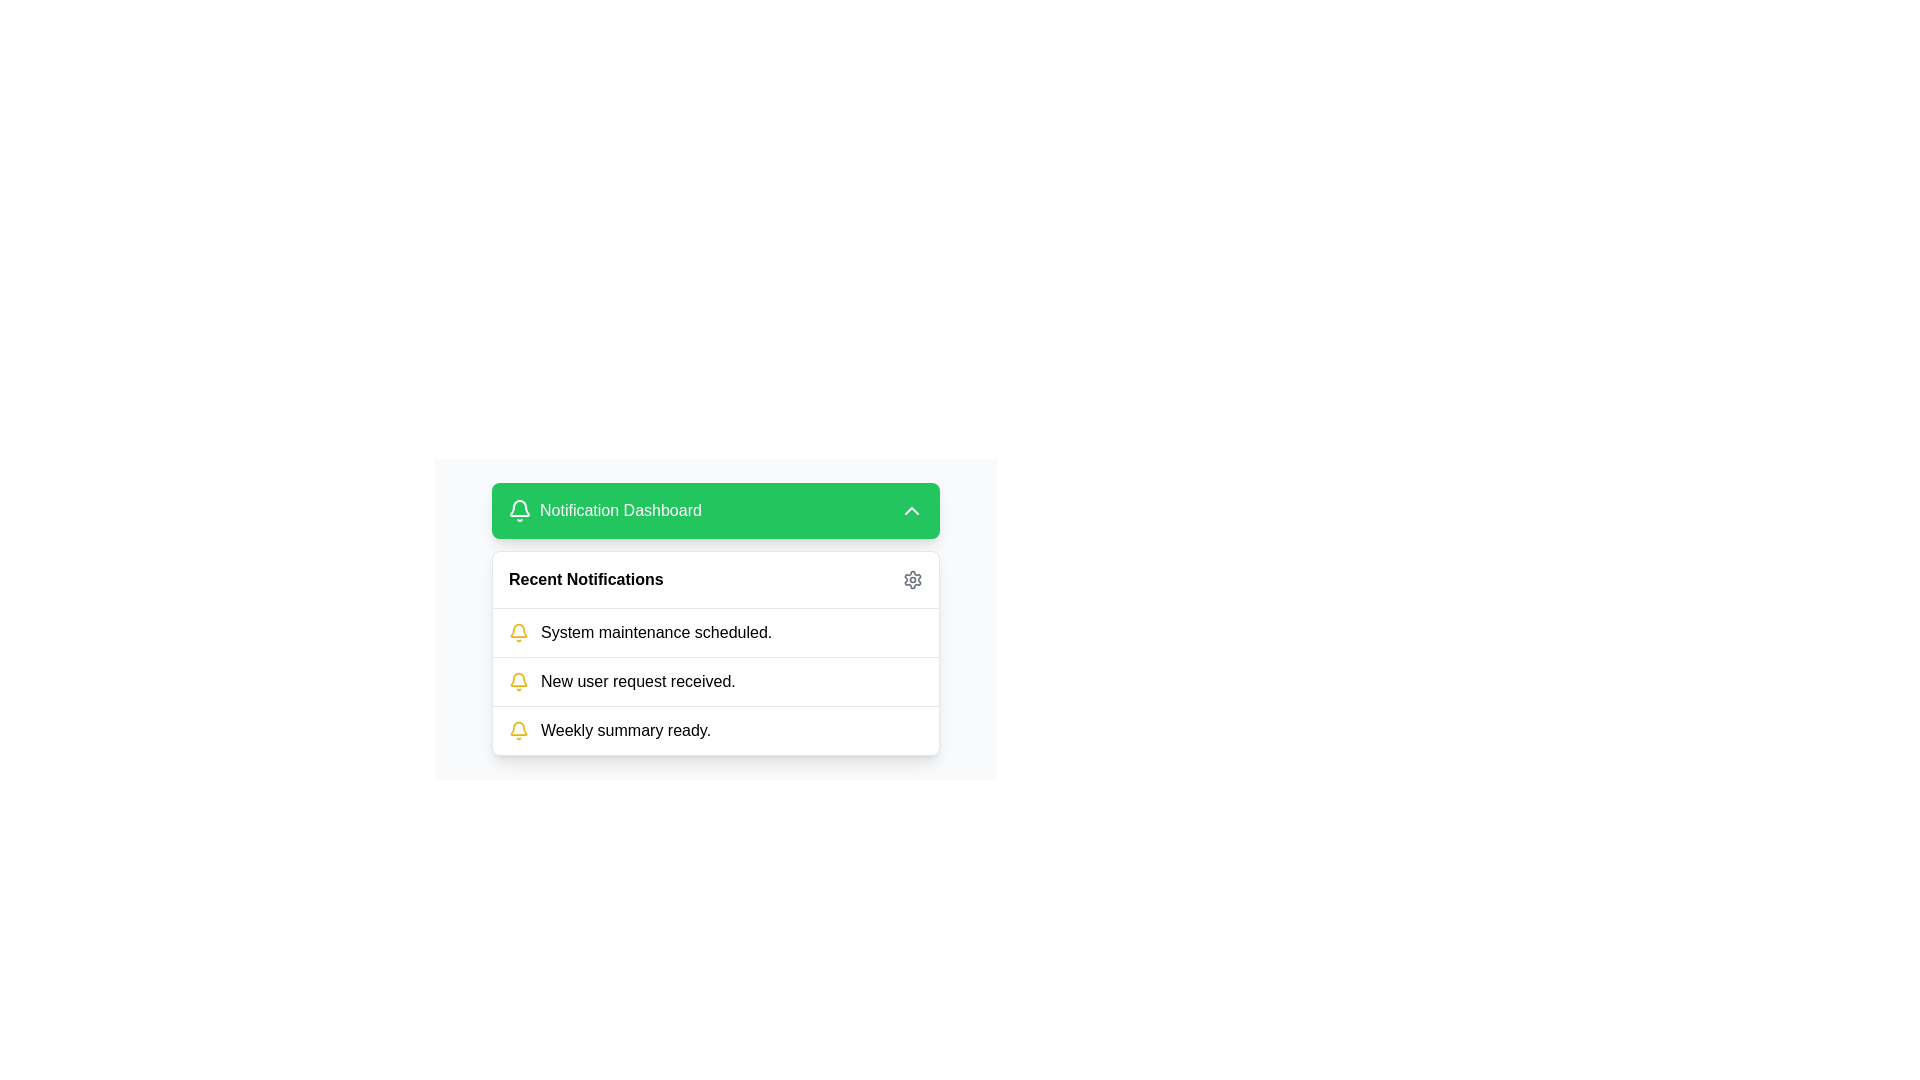  Describe the element at coordinates (625, 731) in the screenshot. I see `the text label displaying 'Weekly summary ready.' located in the bottom row of the notification panel under 'Recent Notifications.'` at that location.